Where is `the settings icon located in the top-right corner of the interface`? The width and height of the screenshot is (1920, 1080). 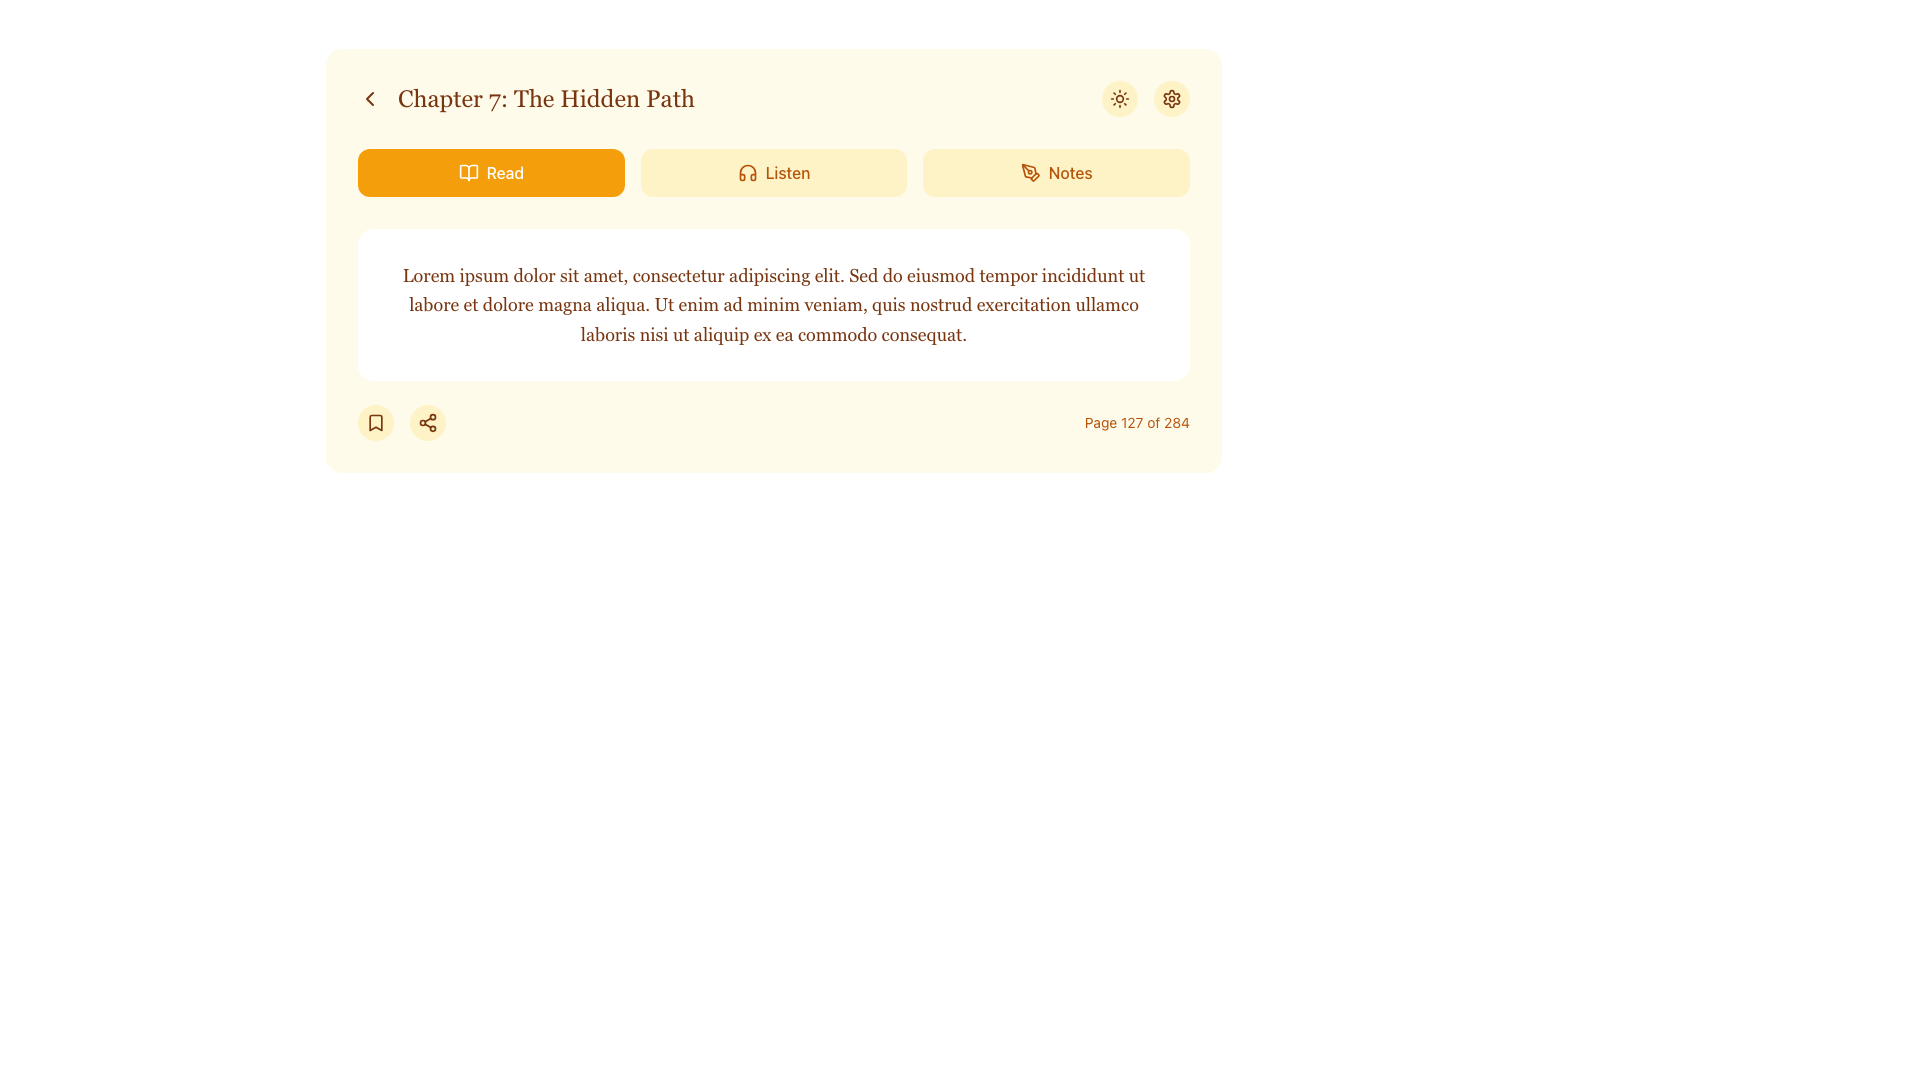 the settings icon located in the top-right corner of the interface is located at coordinates (1171, 99).